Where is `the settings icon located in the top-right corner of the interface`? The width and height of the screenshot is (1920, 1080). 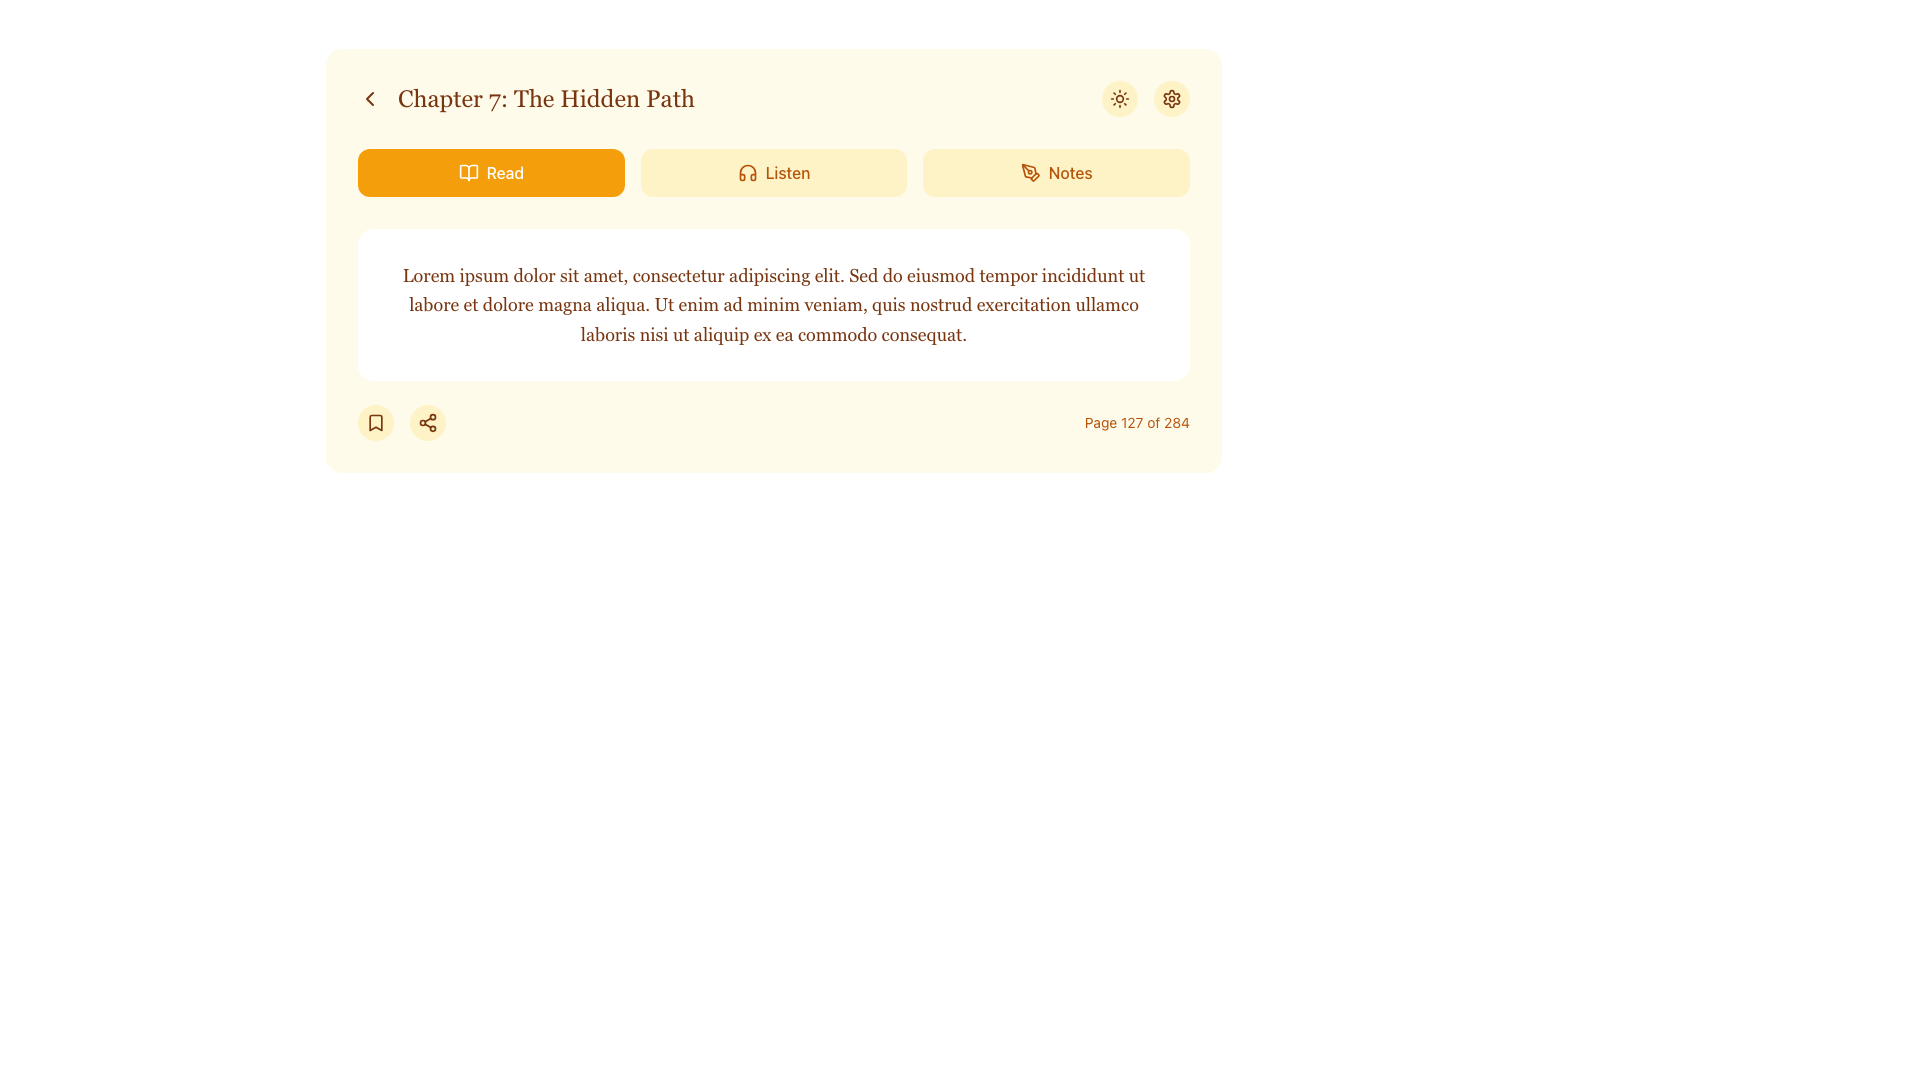 the settings icon located in the top-right corner of the interface is located at coordinates (1171, 99).